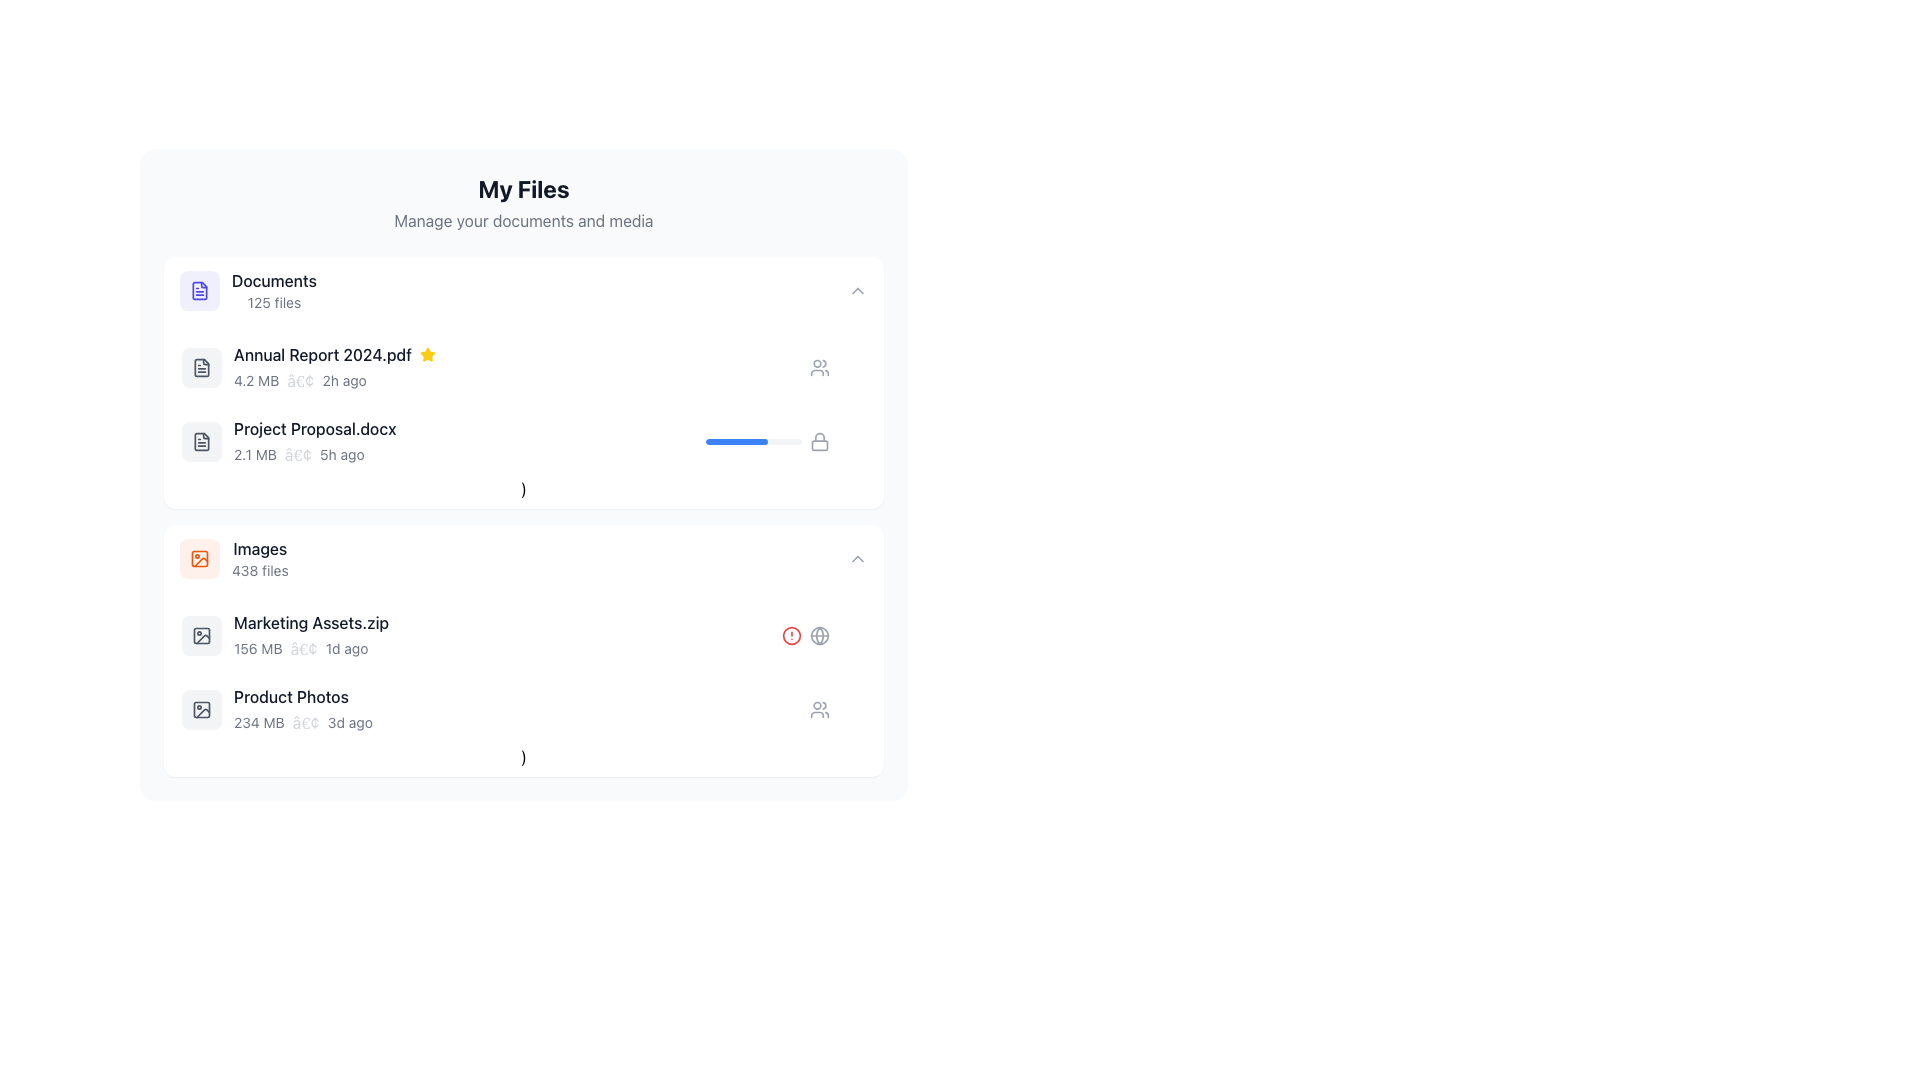 The image size is (1920, 1080). What do you see at coordinates (523, 220) in the screenshot?
I see `static text component located directly beneath the header 'My Files', which serves as a subtitle explaining the functionality of the section` at bounding box center [523, 220].